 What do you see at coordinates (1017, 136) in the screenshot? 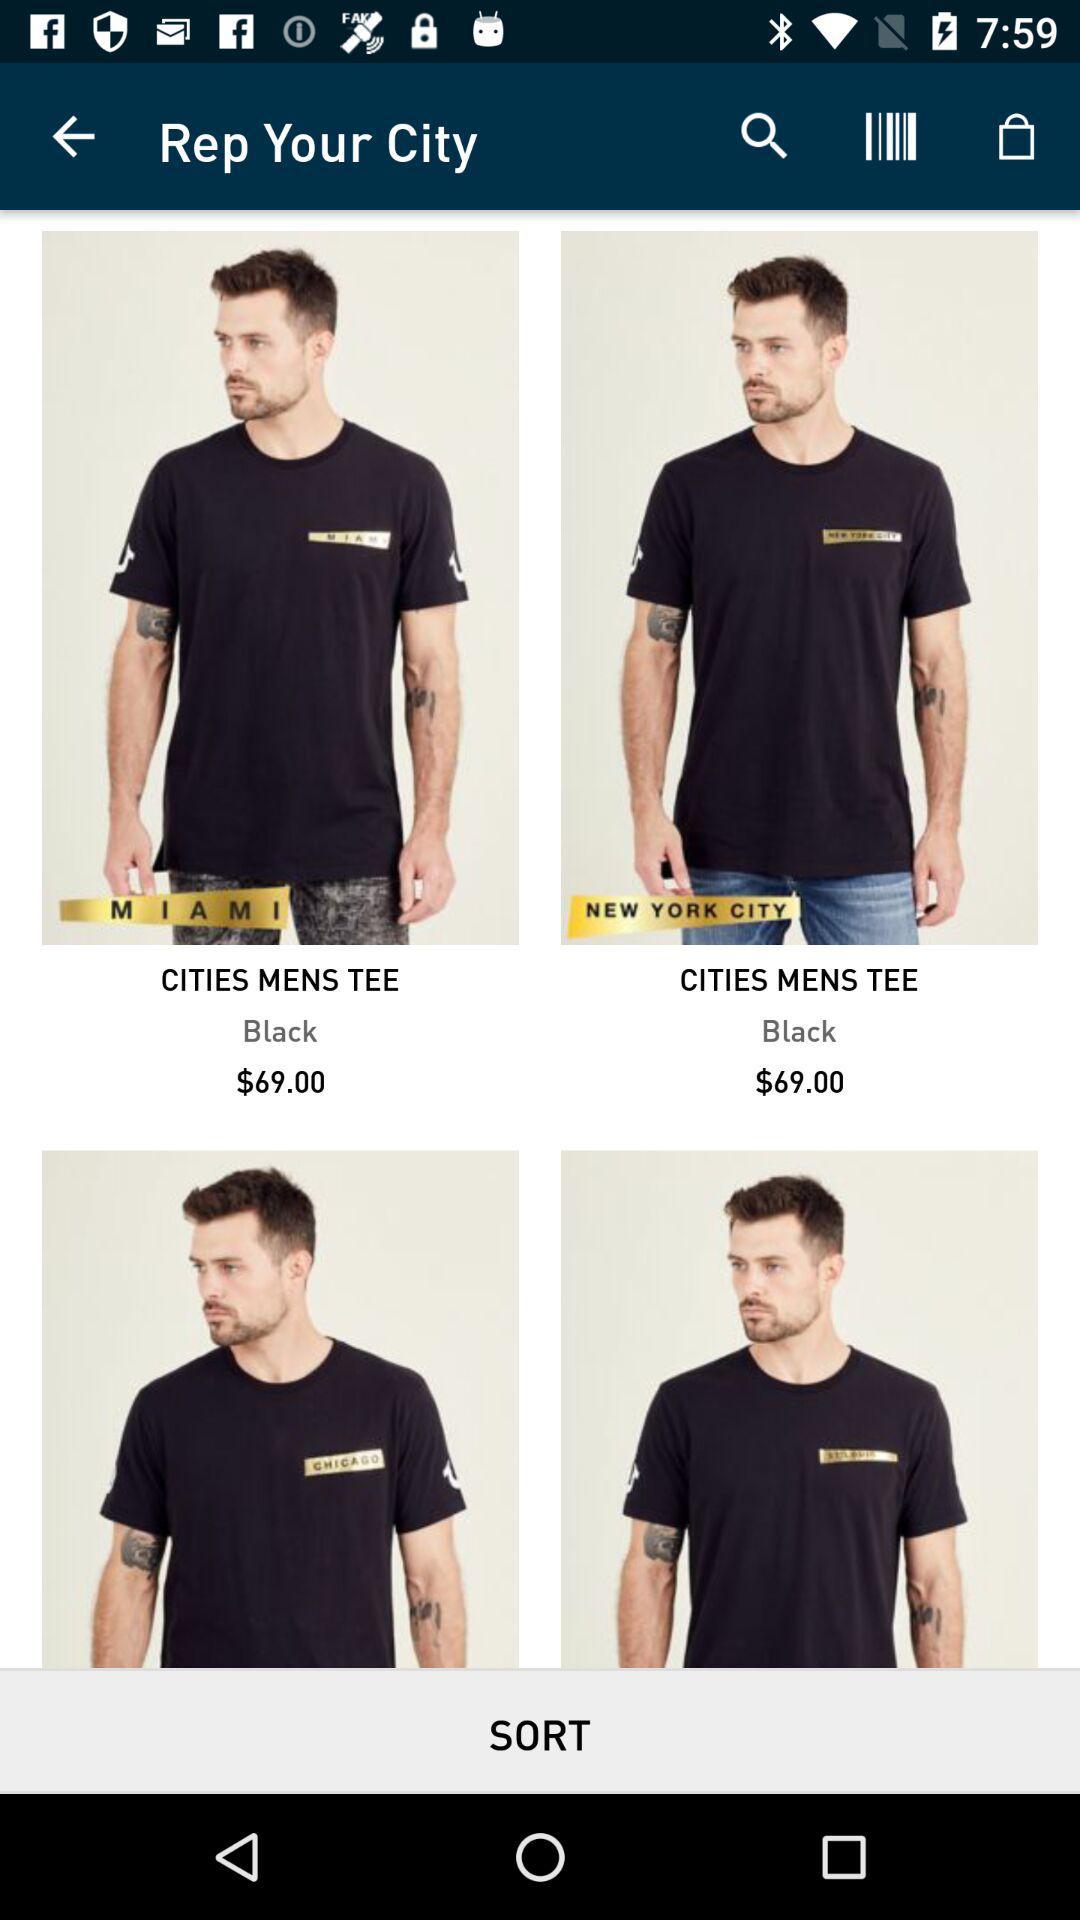
I see `the bag option` at bounding box center [1017, 136].